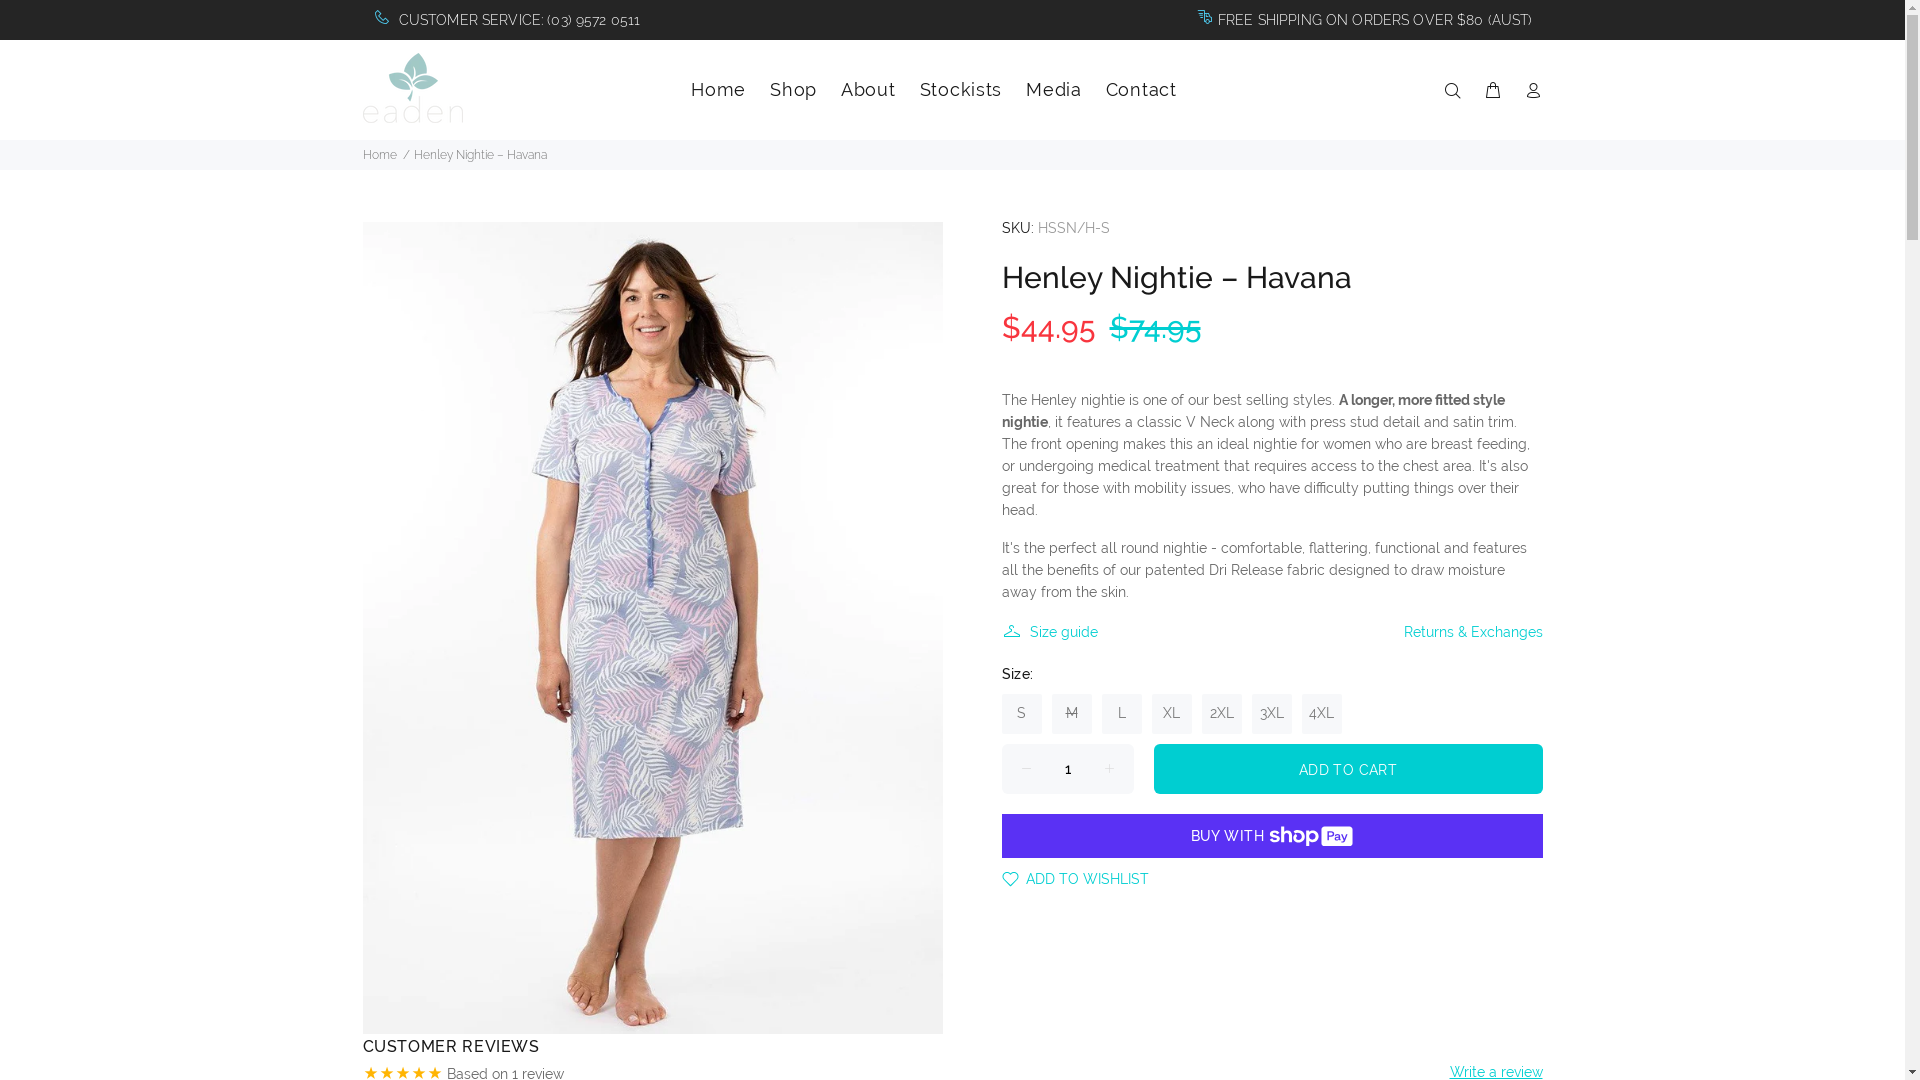  What do you see at coordinates (1002, 870) in the screenshot?
I see `'ADD TO WISHLIST'` at bounding box center [1002, 870].